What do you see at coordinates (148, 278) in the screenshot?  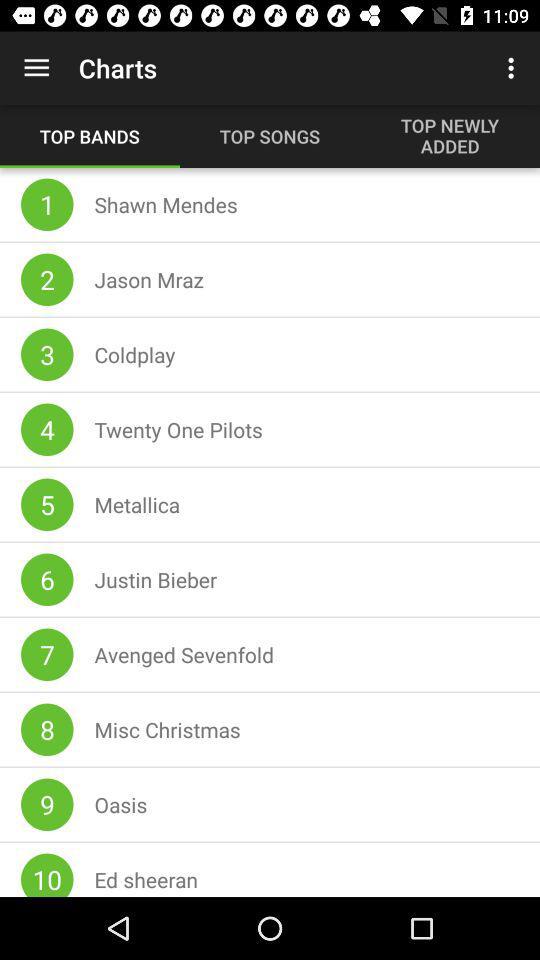 I see `the jason mraz` at bounding box center [148, 278].